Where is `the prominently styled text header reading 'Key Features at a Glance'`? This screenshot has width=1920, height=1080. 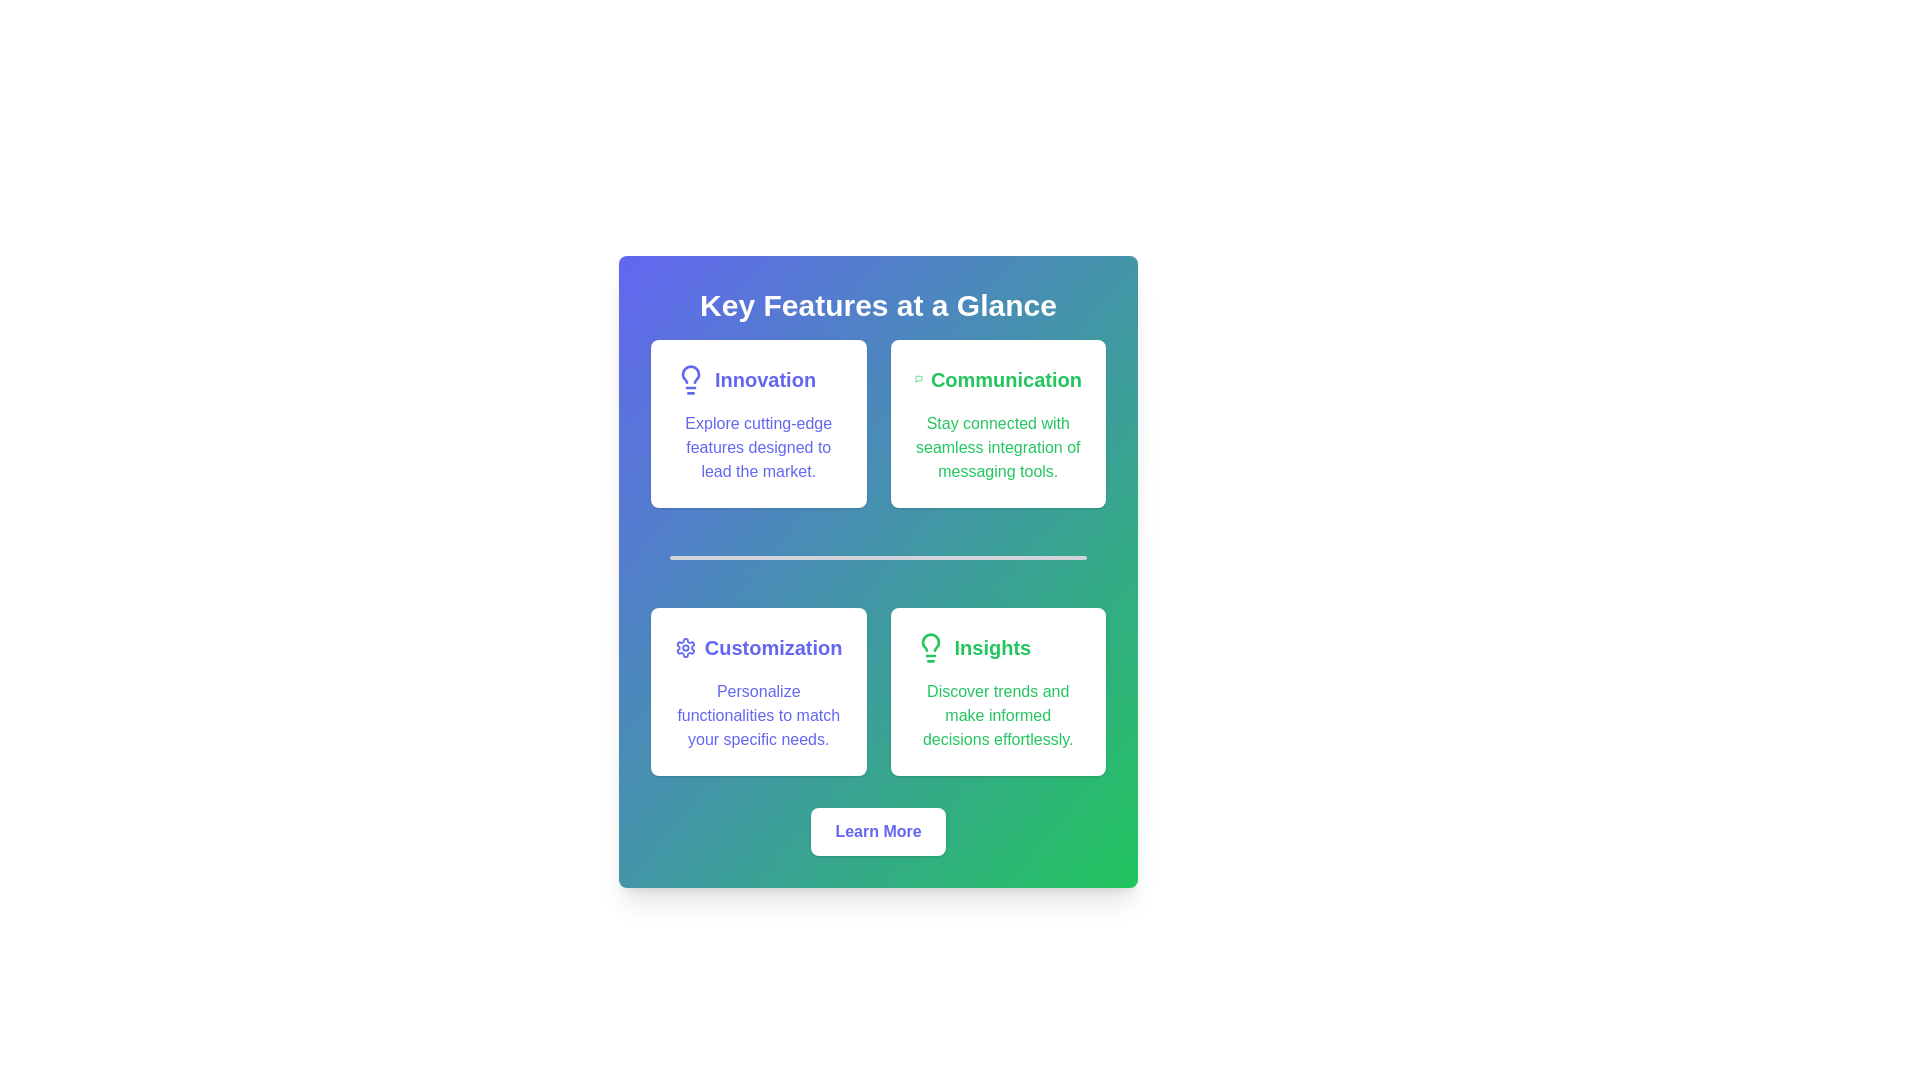
the prominently styled text header reading 'Key Features at a Glance' is located at coordinates (878, 305).